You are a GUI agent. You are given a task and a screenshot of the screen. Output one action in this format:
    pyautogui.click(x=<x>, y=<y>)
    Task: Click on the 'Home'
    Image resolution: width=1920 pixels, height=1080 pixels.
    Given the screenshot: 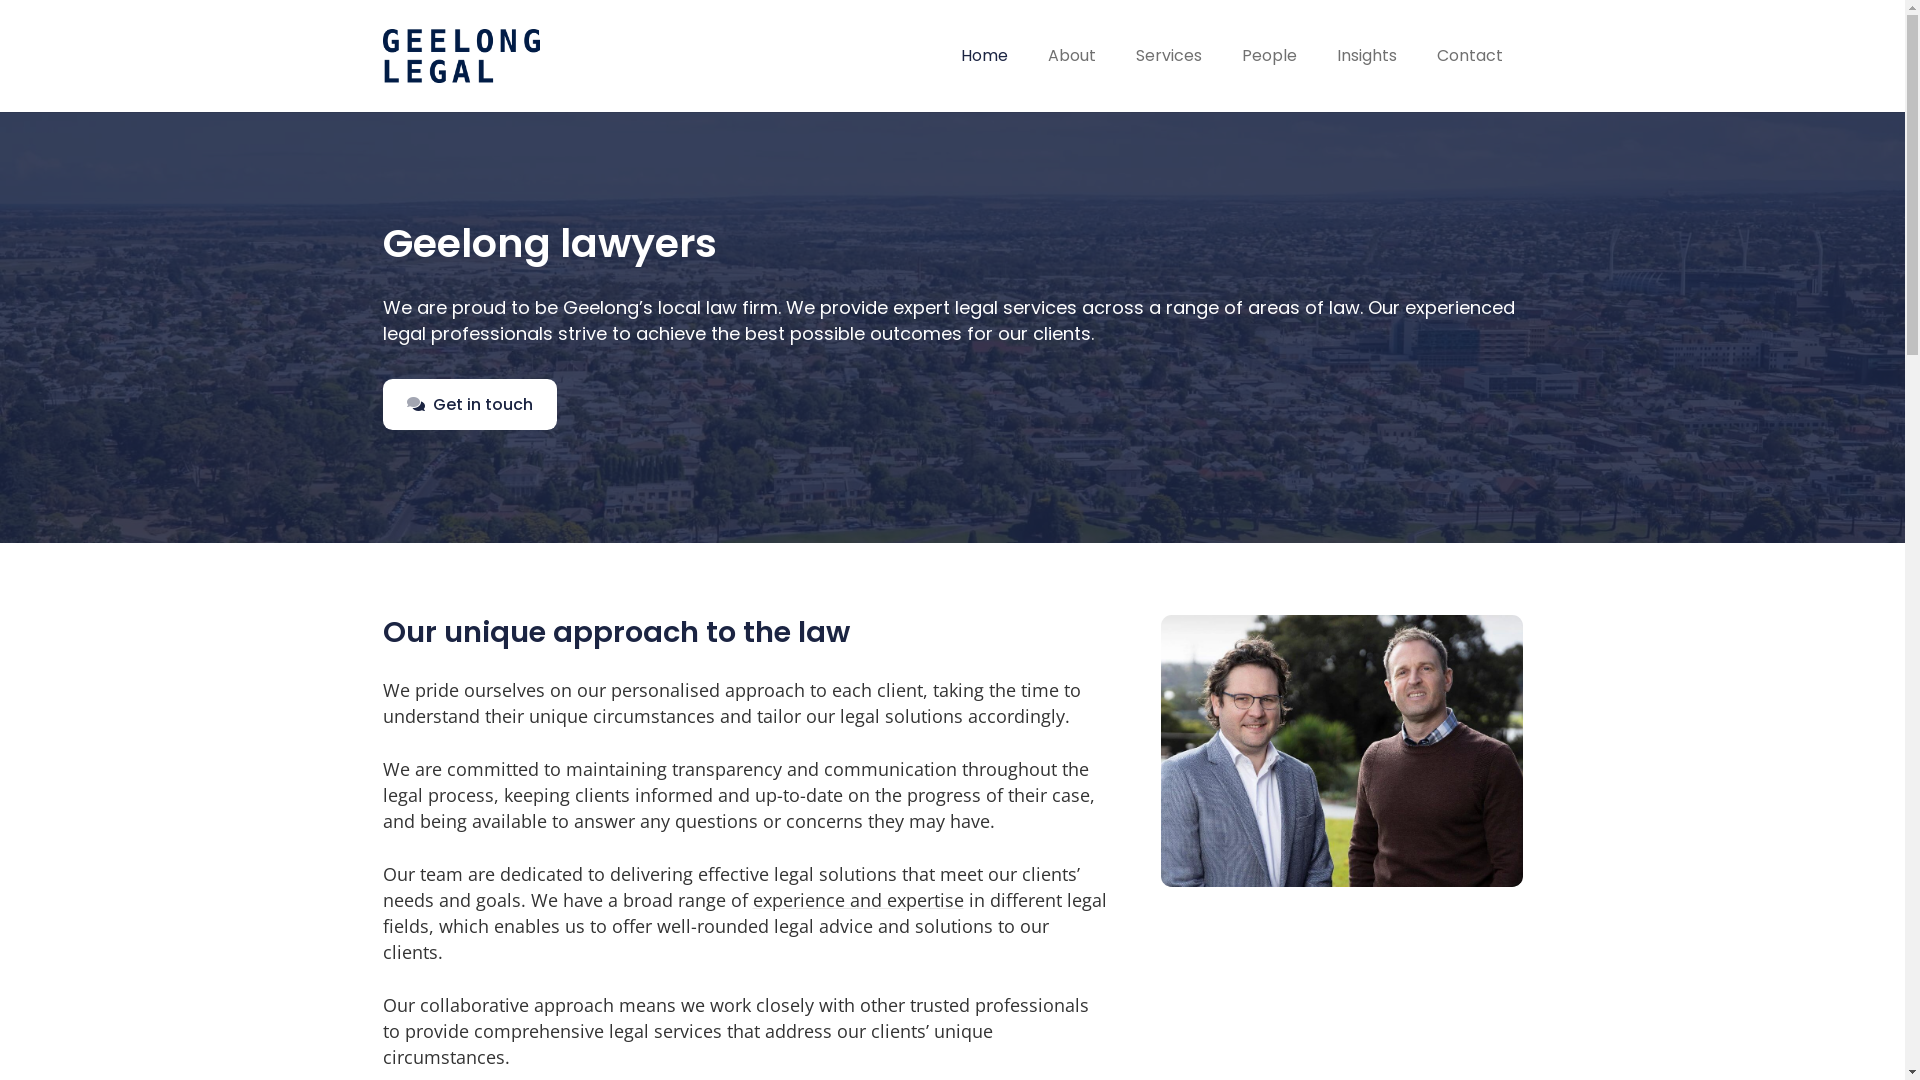 What is the action you would take?
    pyautogui.click(x=983, y=55)
    